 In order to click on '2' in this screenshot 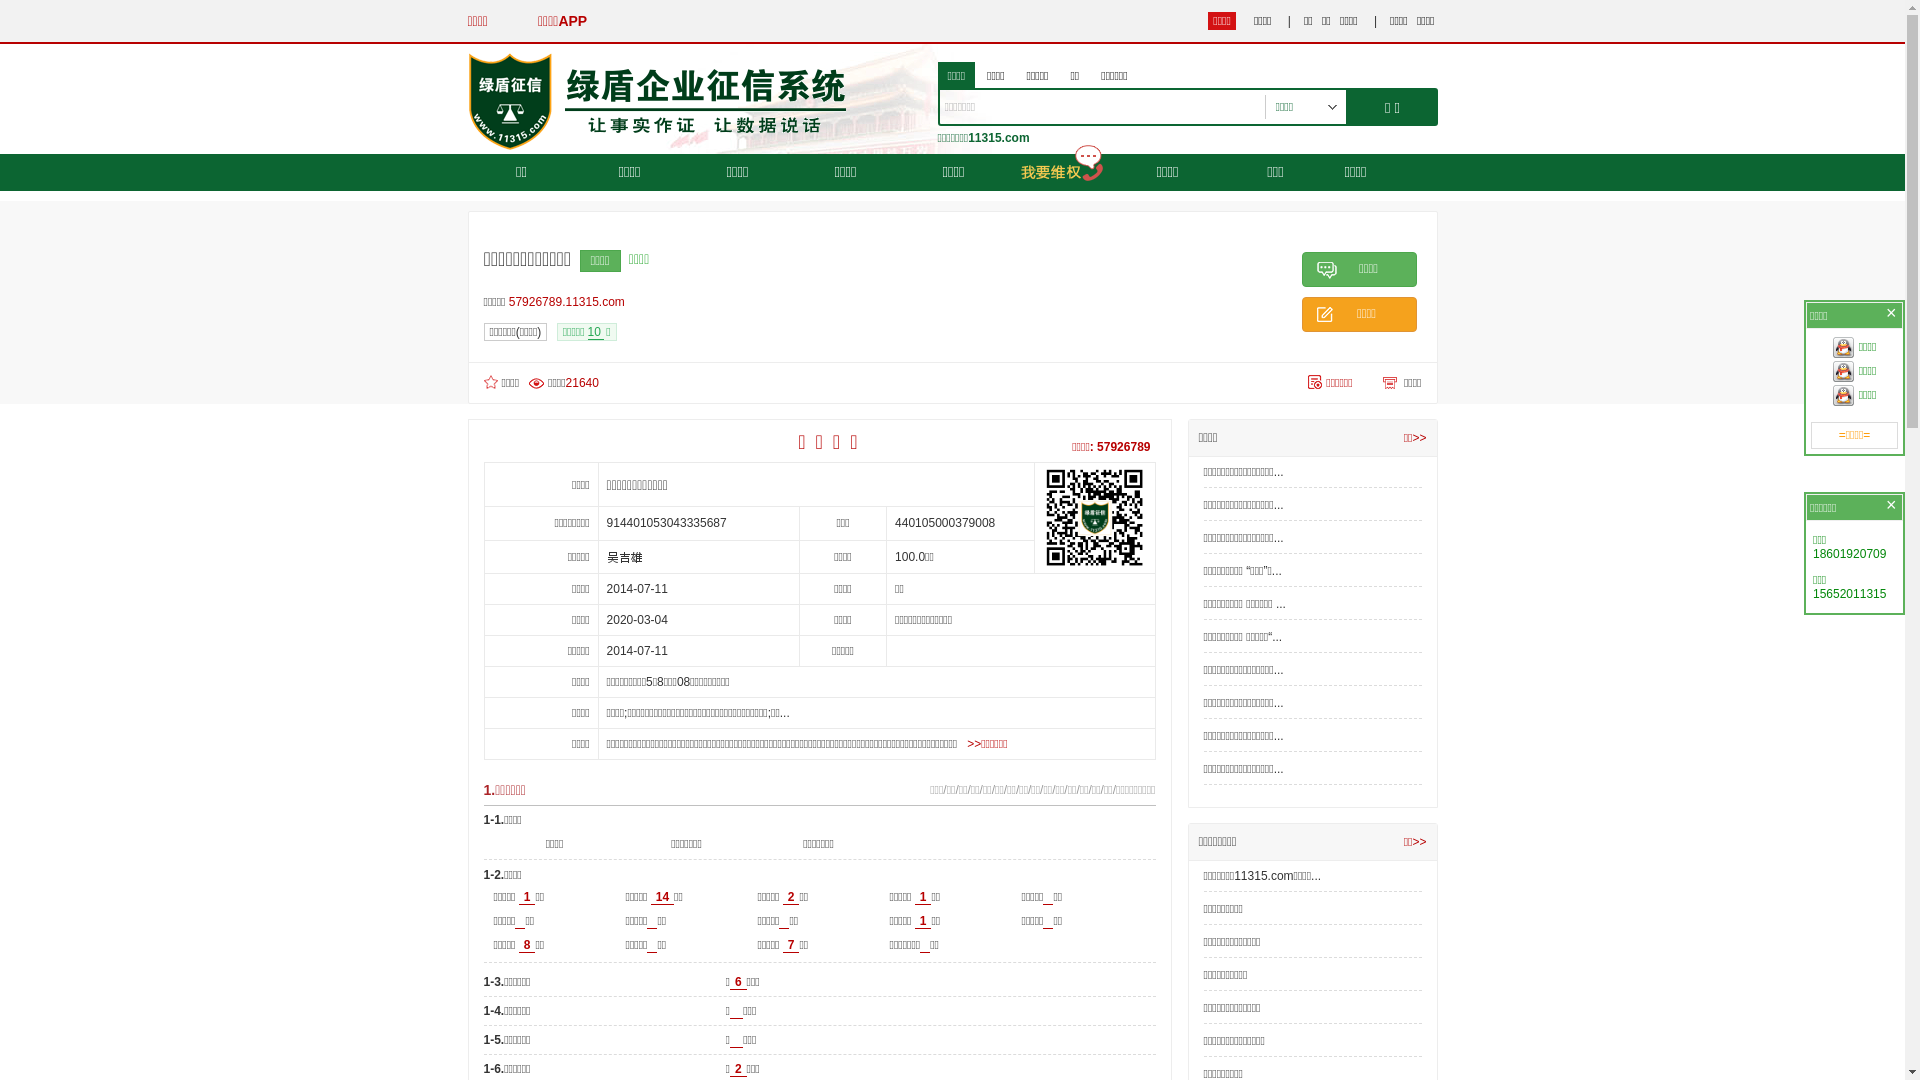, I will do `click(781, 896)`.